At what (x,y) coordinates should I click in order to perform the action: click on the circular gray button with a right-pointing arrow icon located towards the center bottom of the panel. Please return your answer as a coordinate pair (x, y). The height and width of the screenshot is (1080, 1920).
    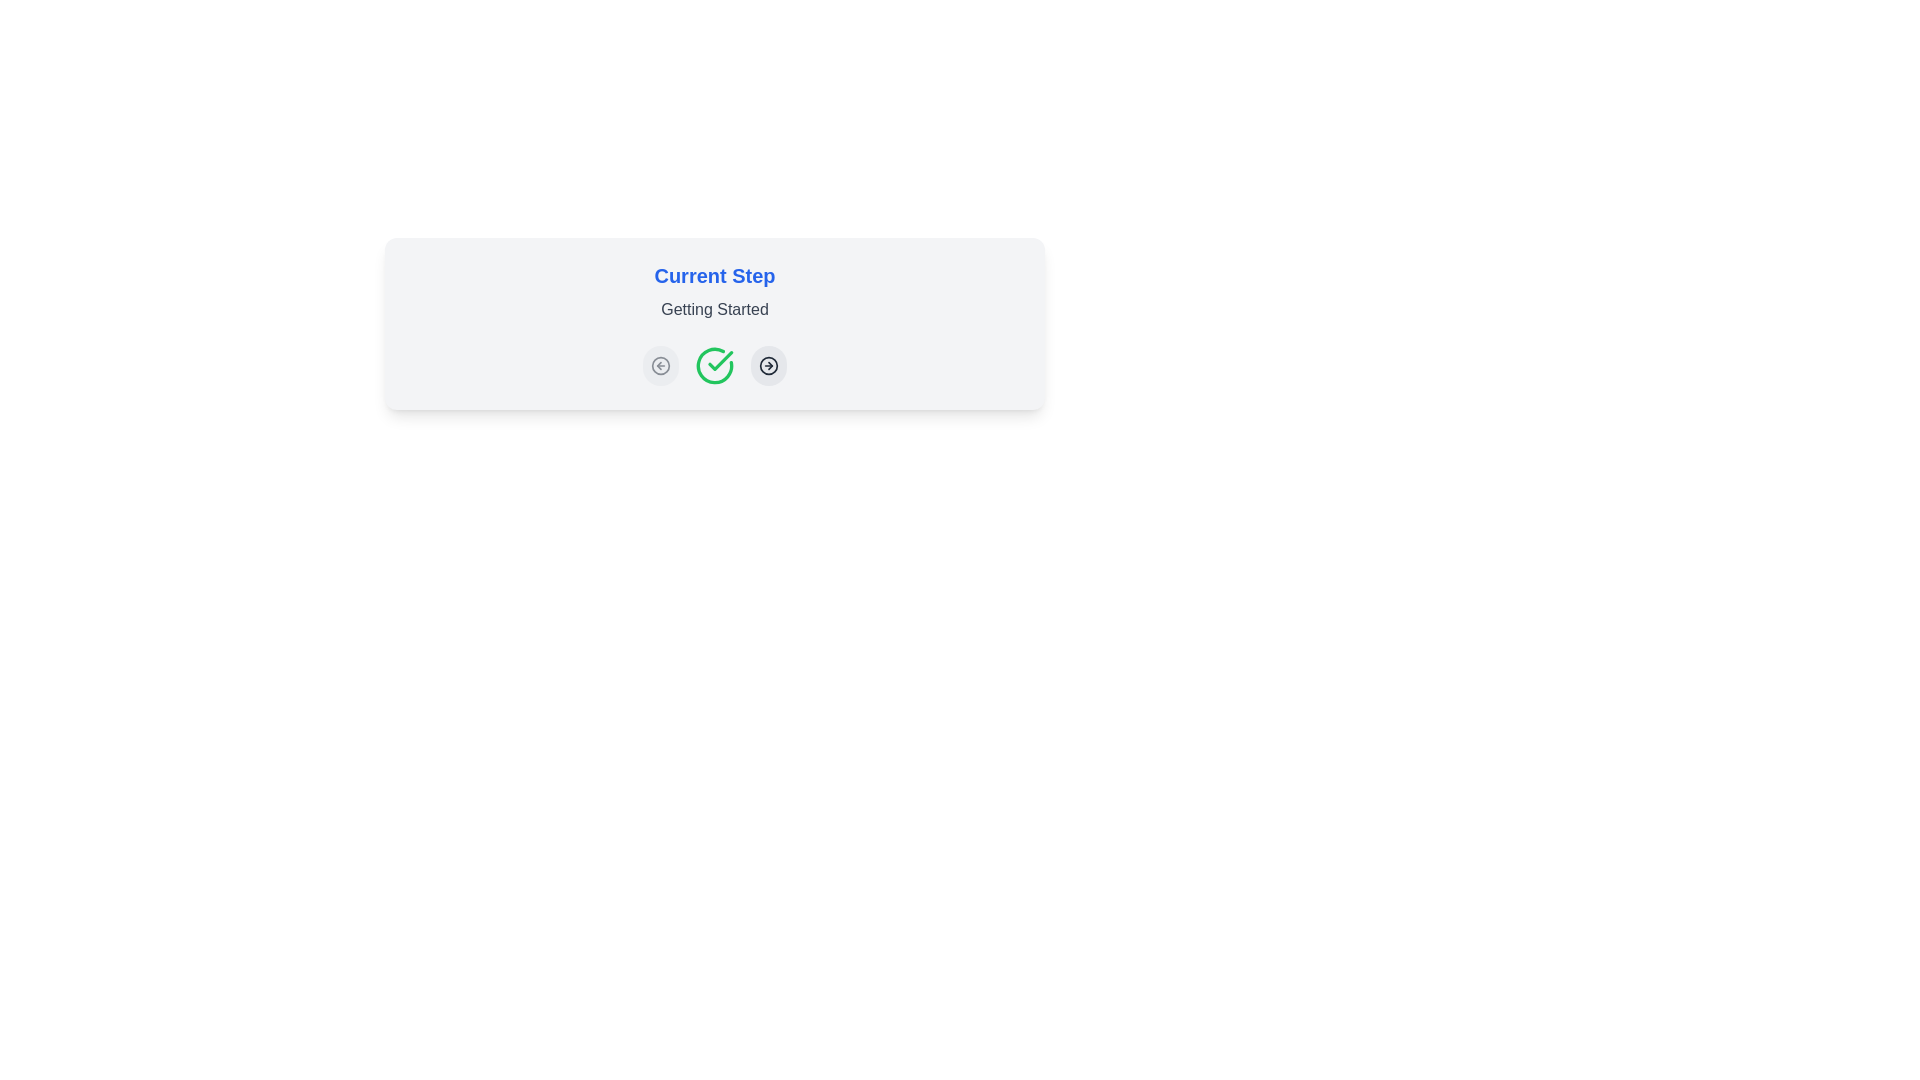
    Looking at the image, I should click on (767, 366).